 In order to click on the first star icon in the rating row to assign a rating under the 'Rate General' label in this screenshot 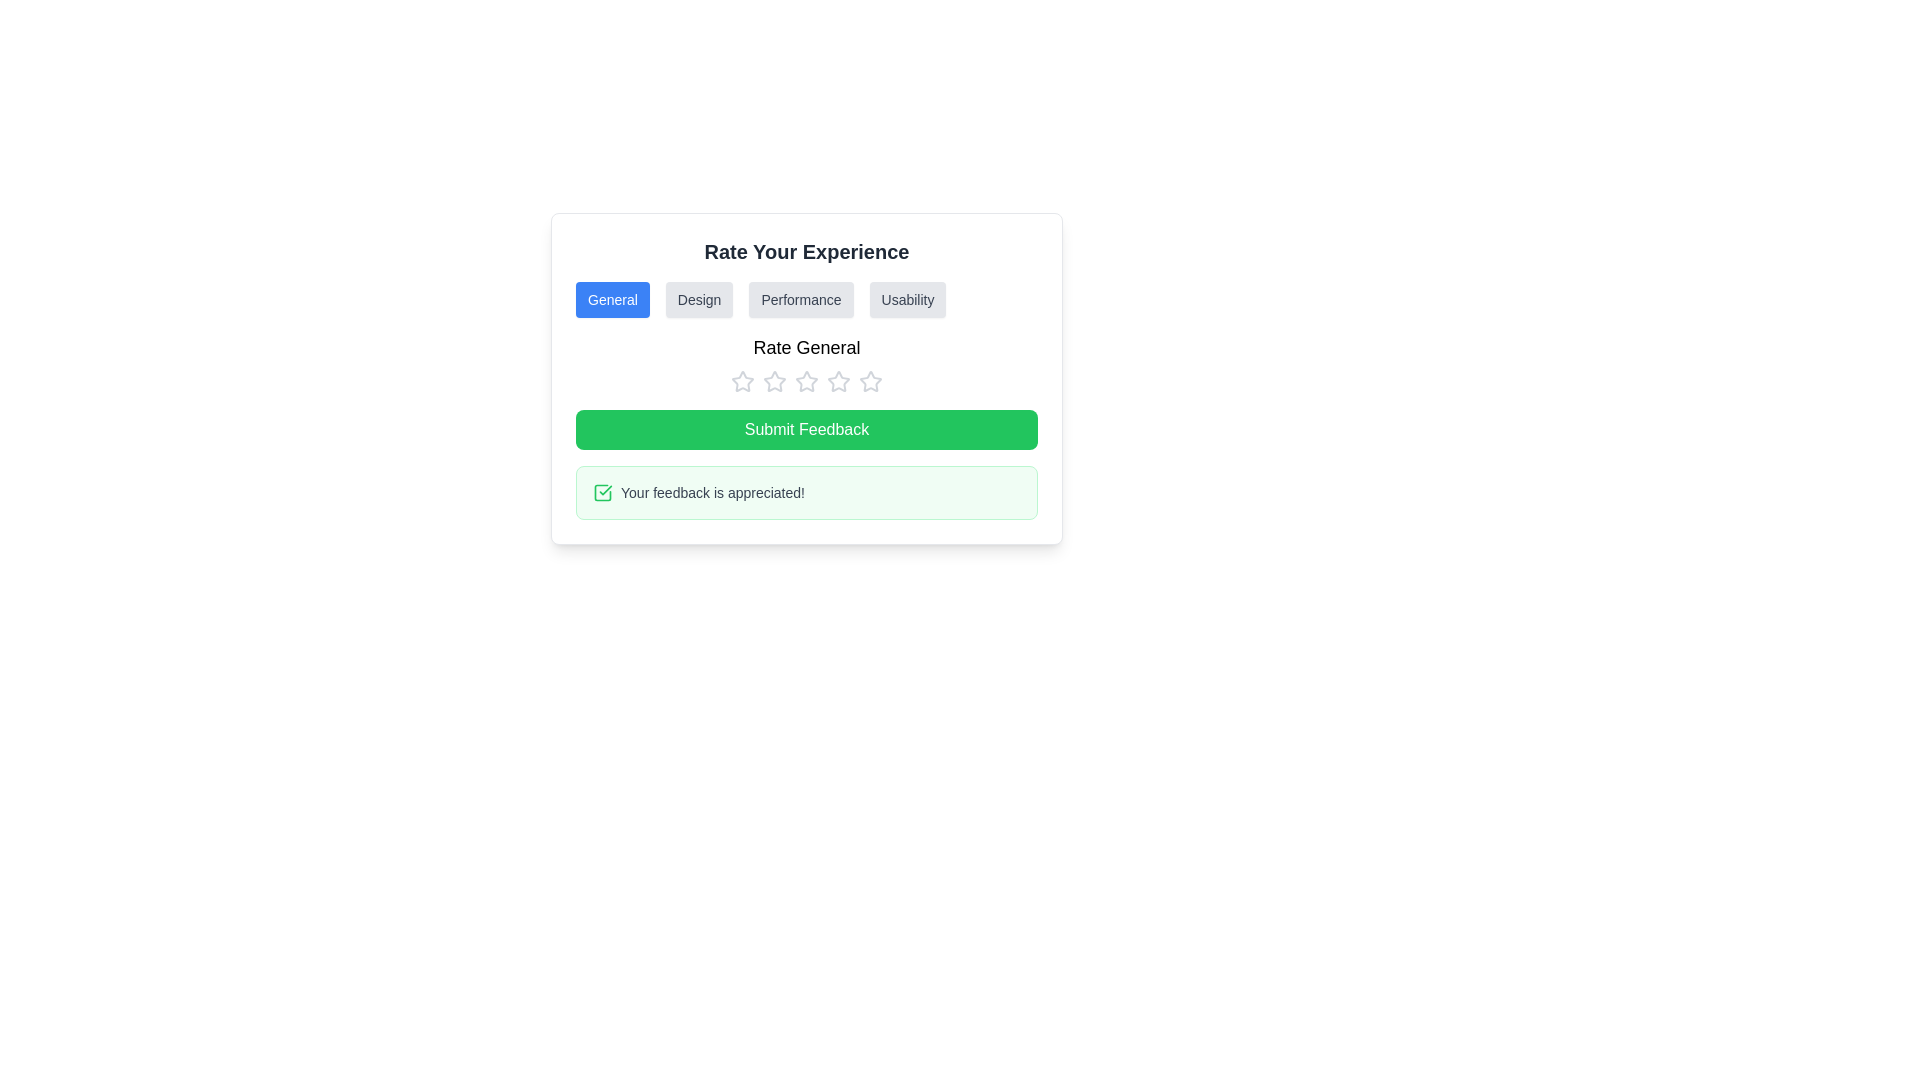, I will do `click(742, 381)`.